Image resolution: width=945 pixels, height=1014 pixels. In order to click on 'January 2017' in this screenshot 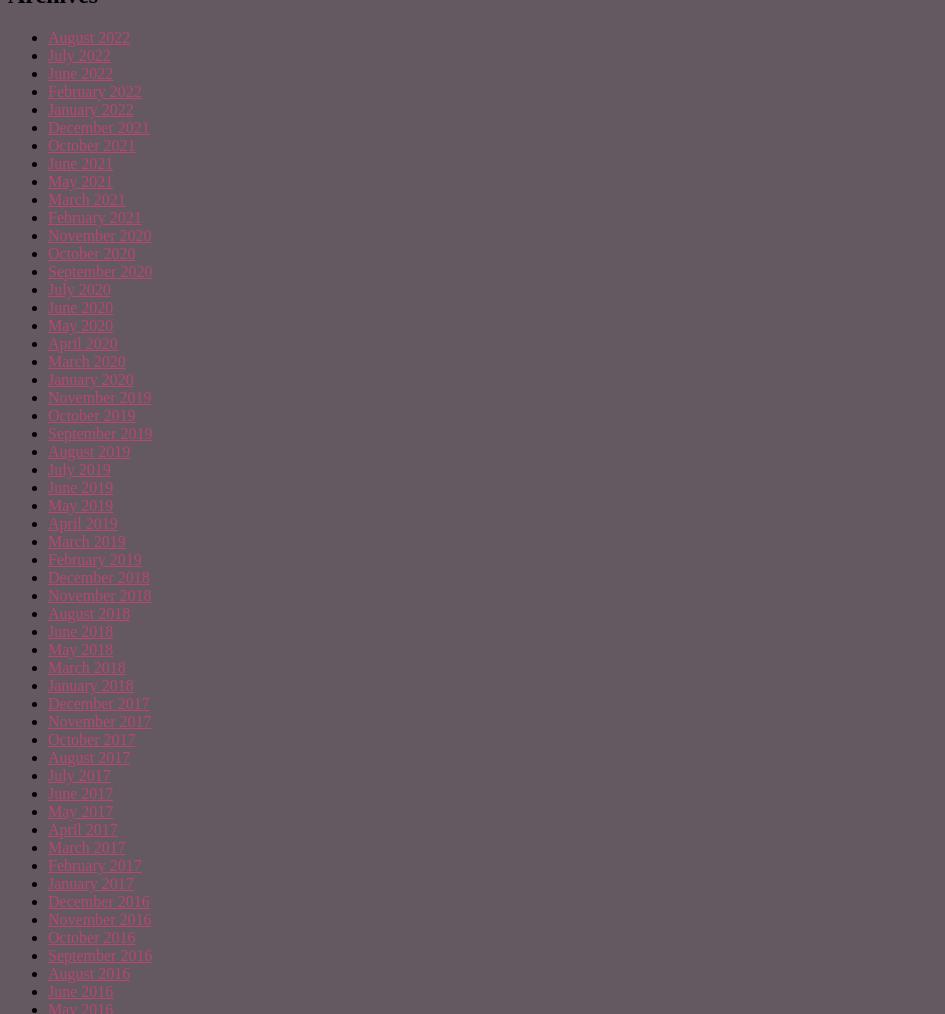, I will do `click(48, 882)`.